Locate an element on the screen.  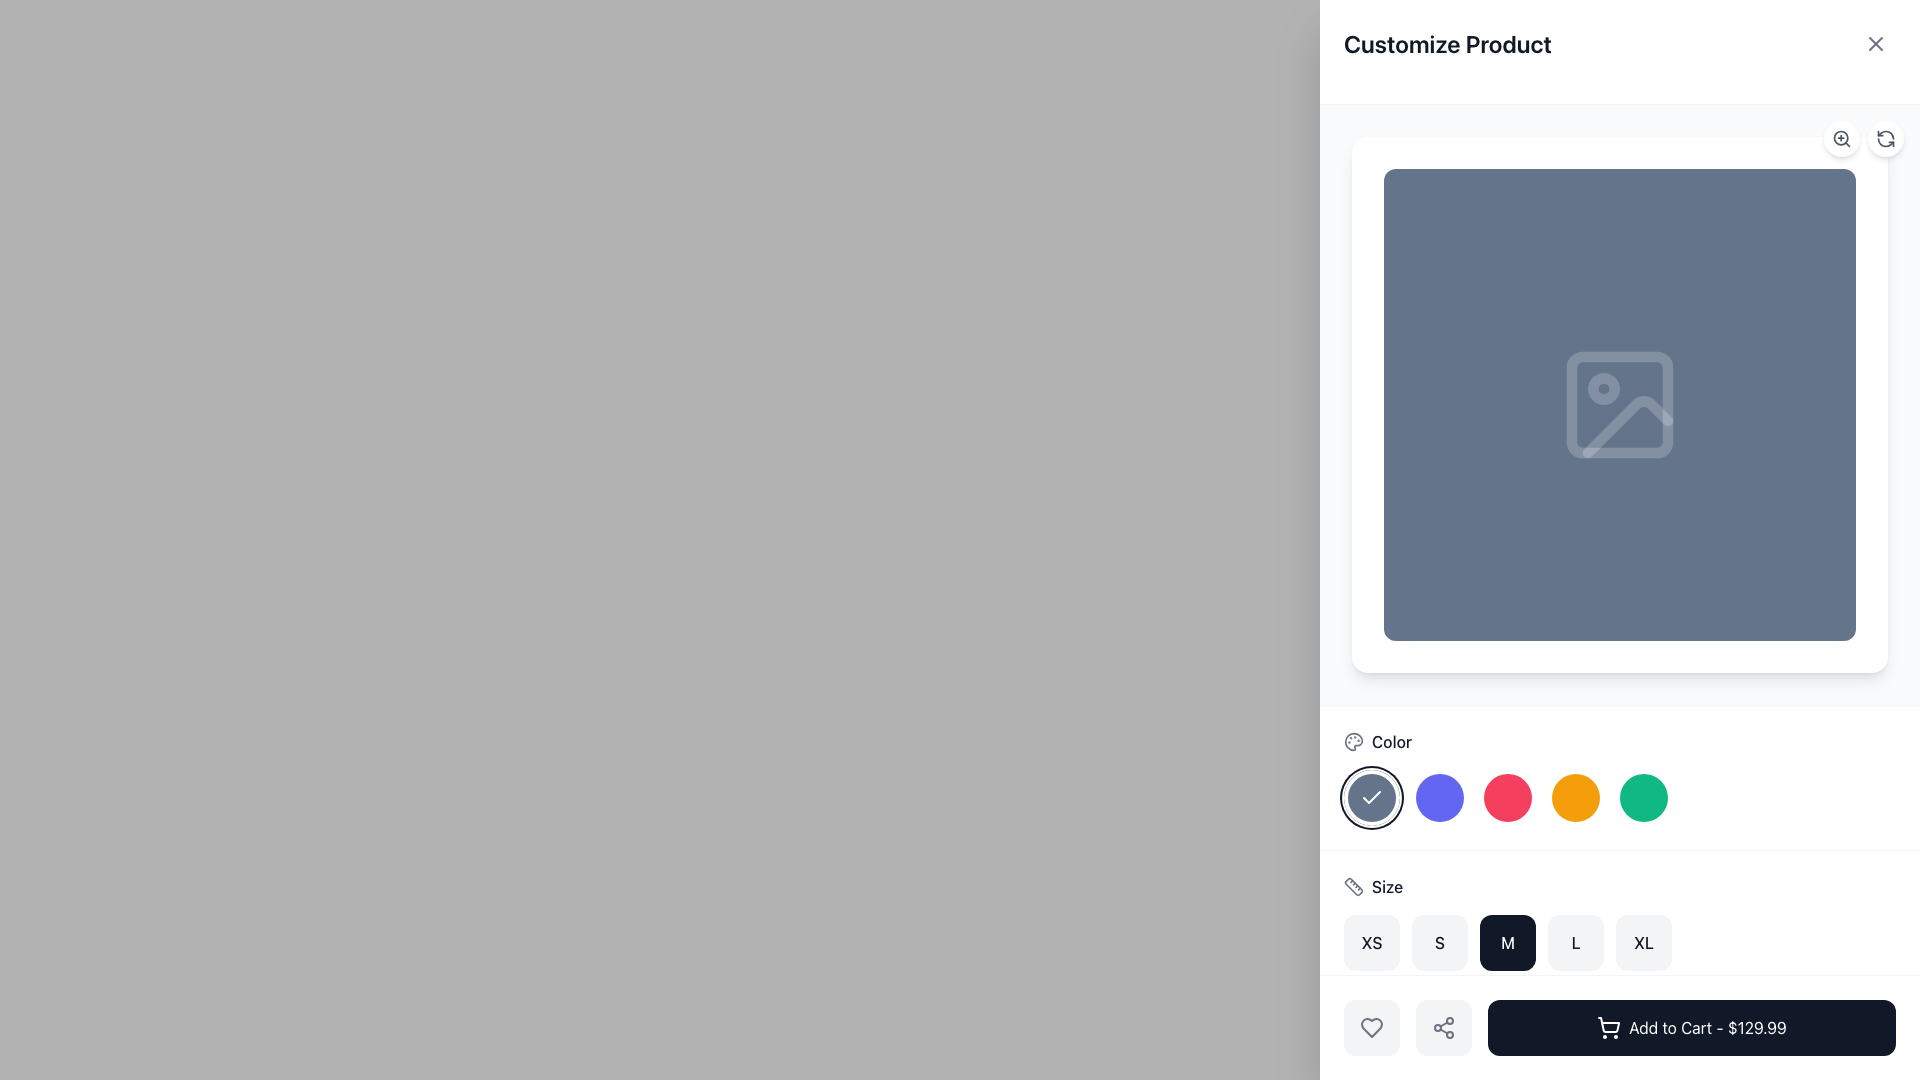
the image placeholder located in the top right customization panel is located at coordinates (1620, 405).